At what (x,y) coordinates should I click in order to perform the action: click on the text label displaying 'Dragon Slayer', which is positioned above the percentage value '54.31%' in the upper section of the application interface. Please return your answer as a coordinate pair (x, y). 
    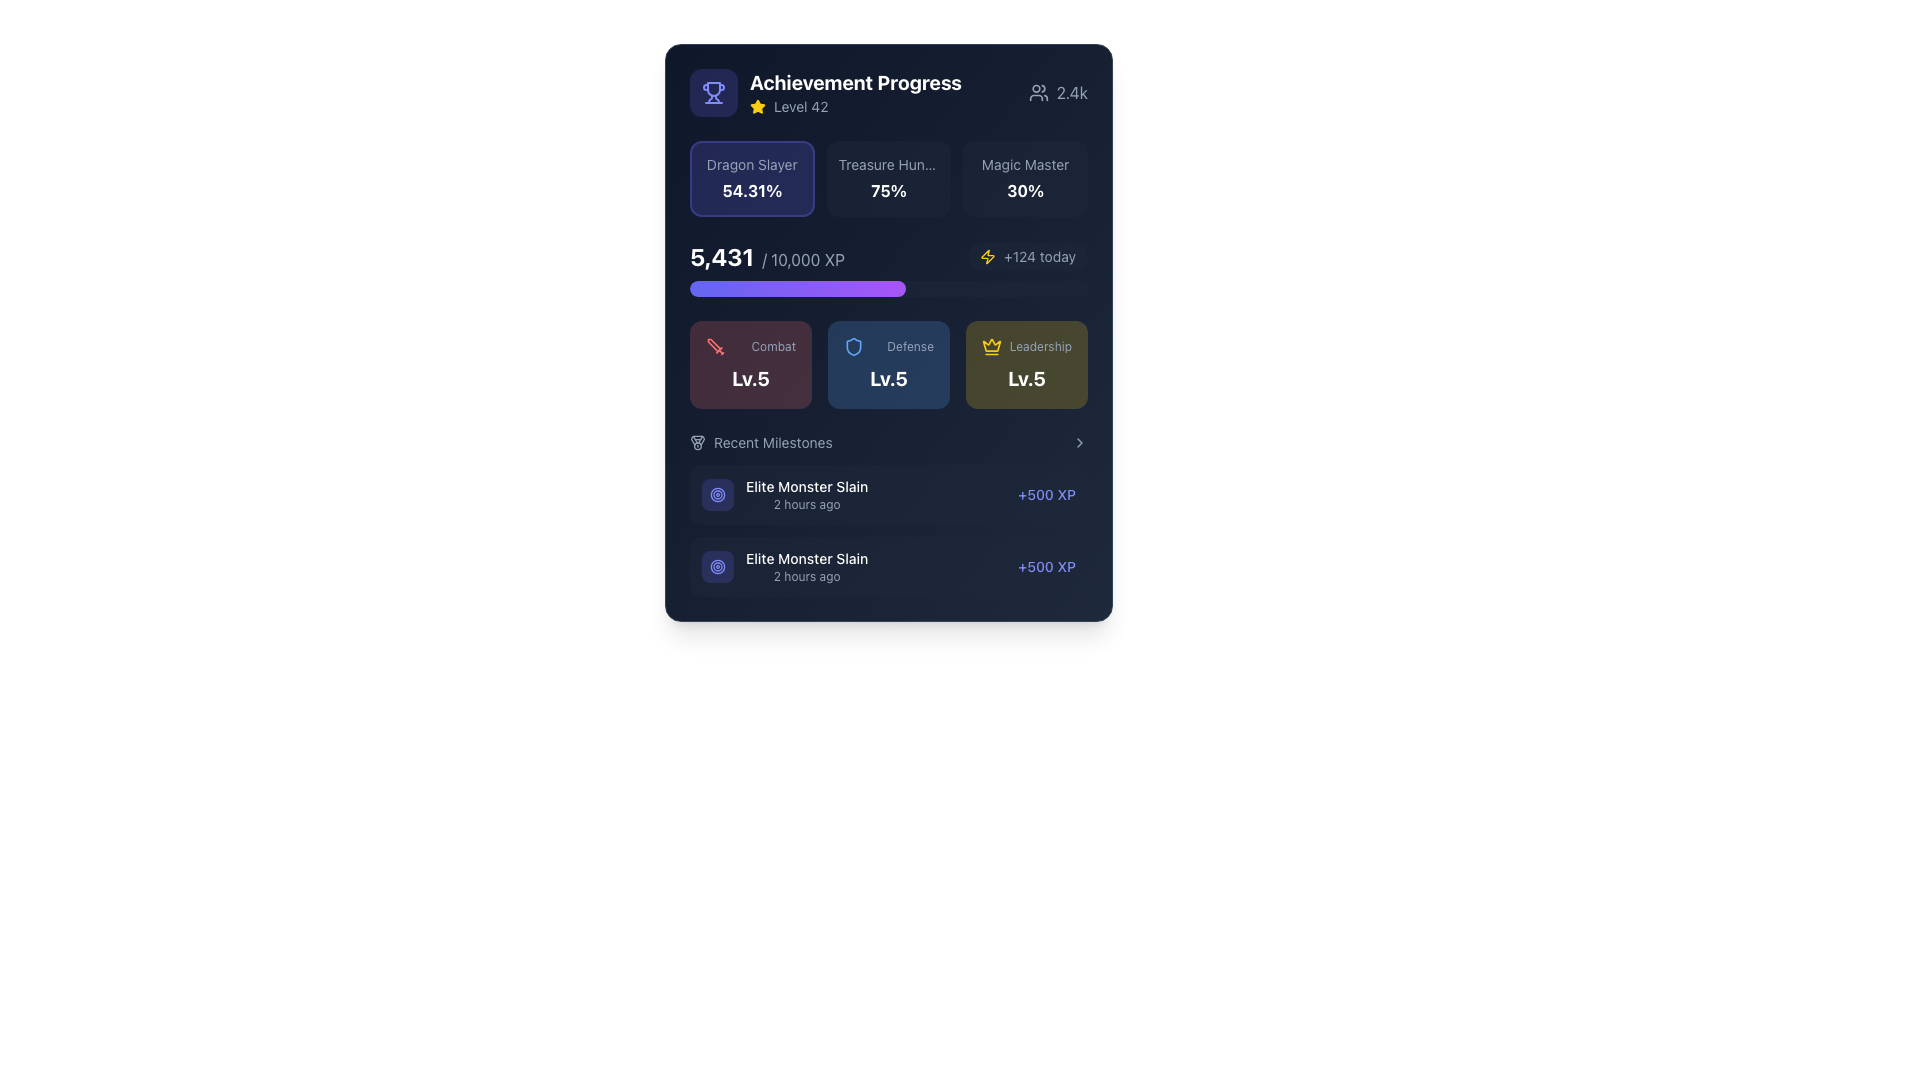
    Looking at the image, I should click on (751, 164).